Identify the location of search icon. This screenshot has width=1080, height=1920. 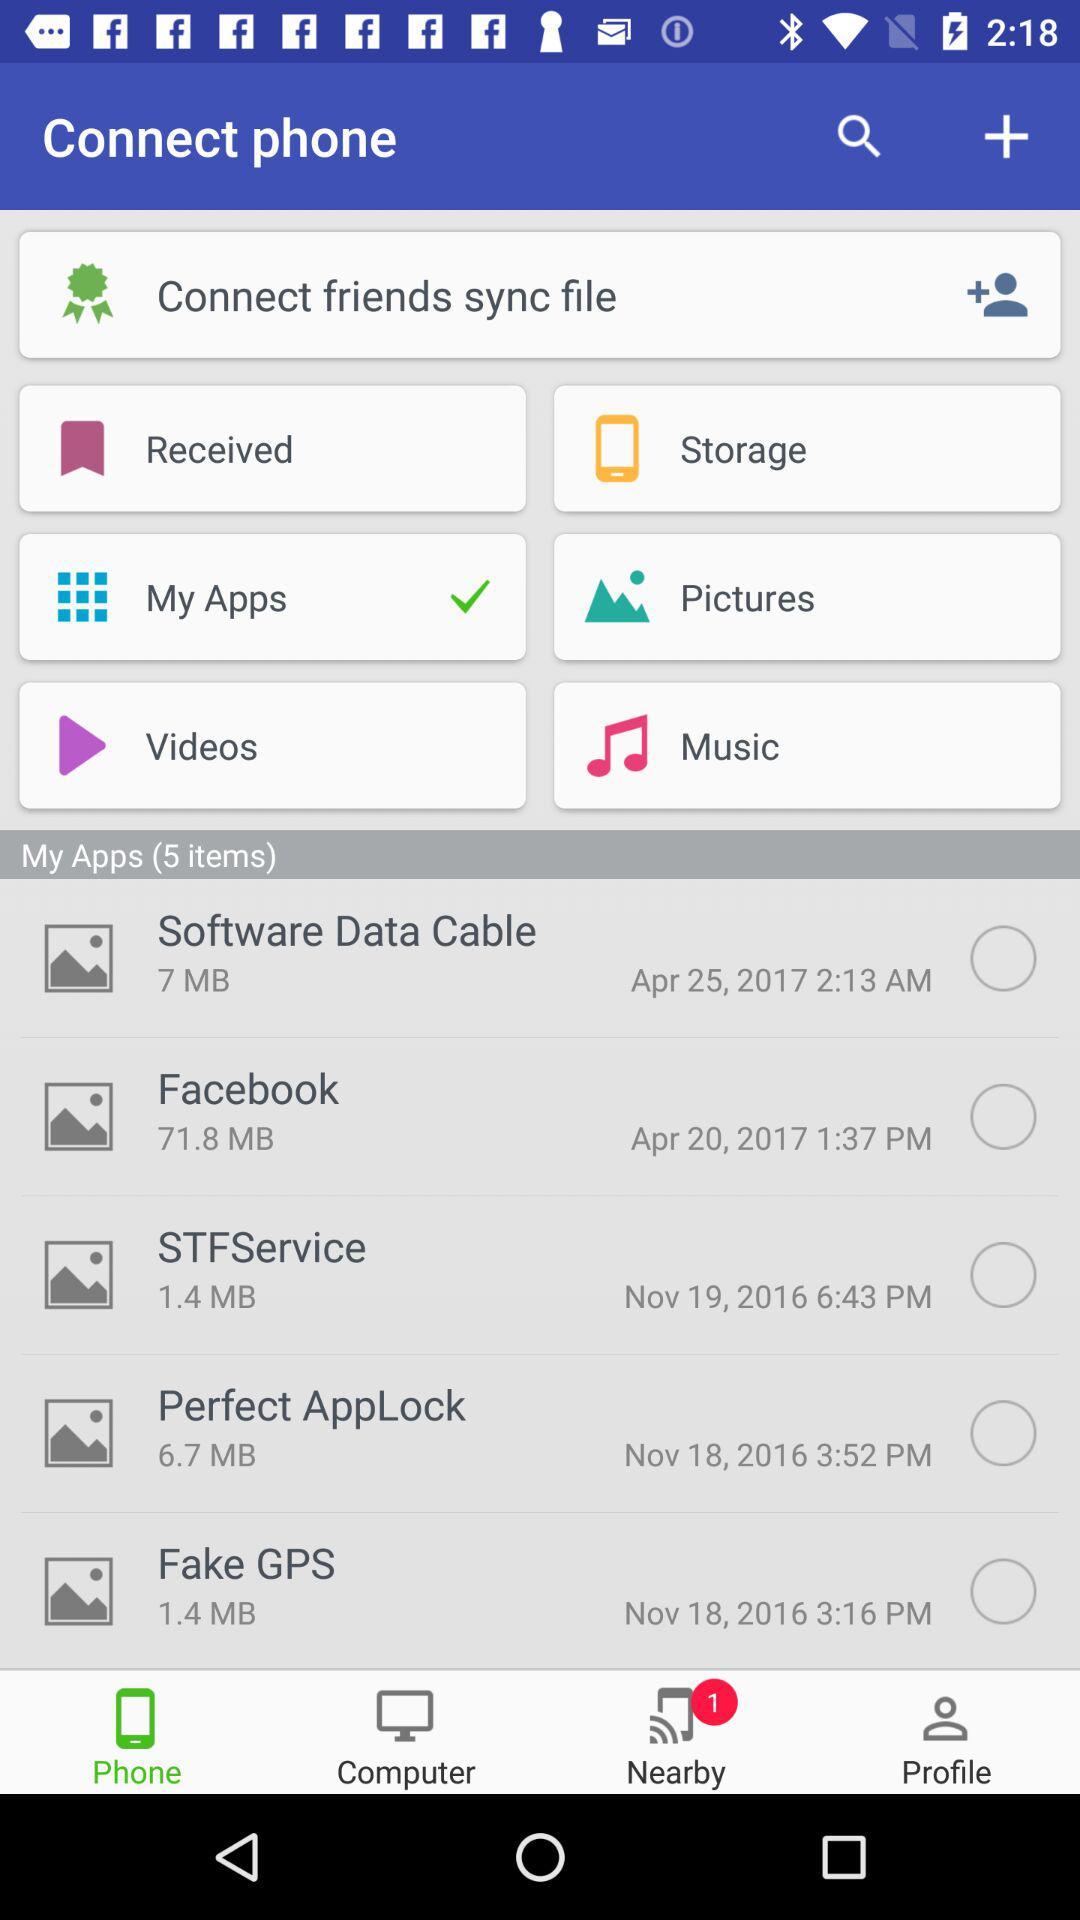
(858, 135).